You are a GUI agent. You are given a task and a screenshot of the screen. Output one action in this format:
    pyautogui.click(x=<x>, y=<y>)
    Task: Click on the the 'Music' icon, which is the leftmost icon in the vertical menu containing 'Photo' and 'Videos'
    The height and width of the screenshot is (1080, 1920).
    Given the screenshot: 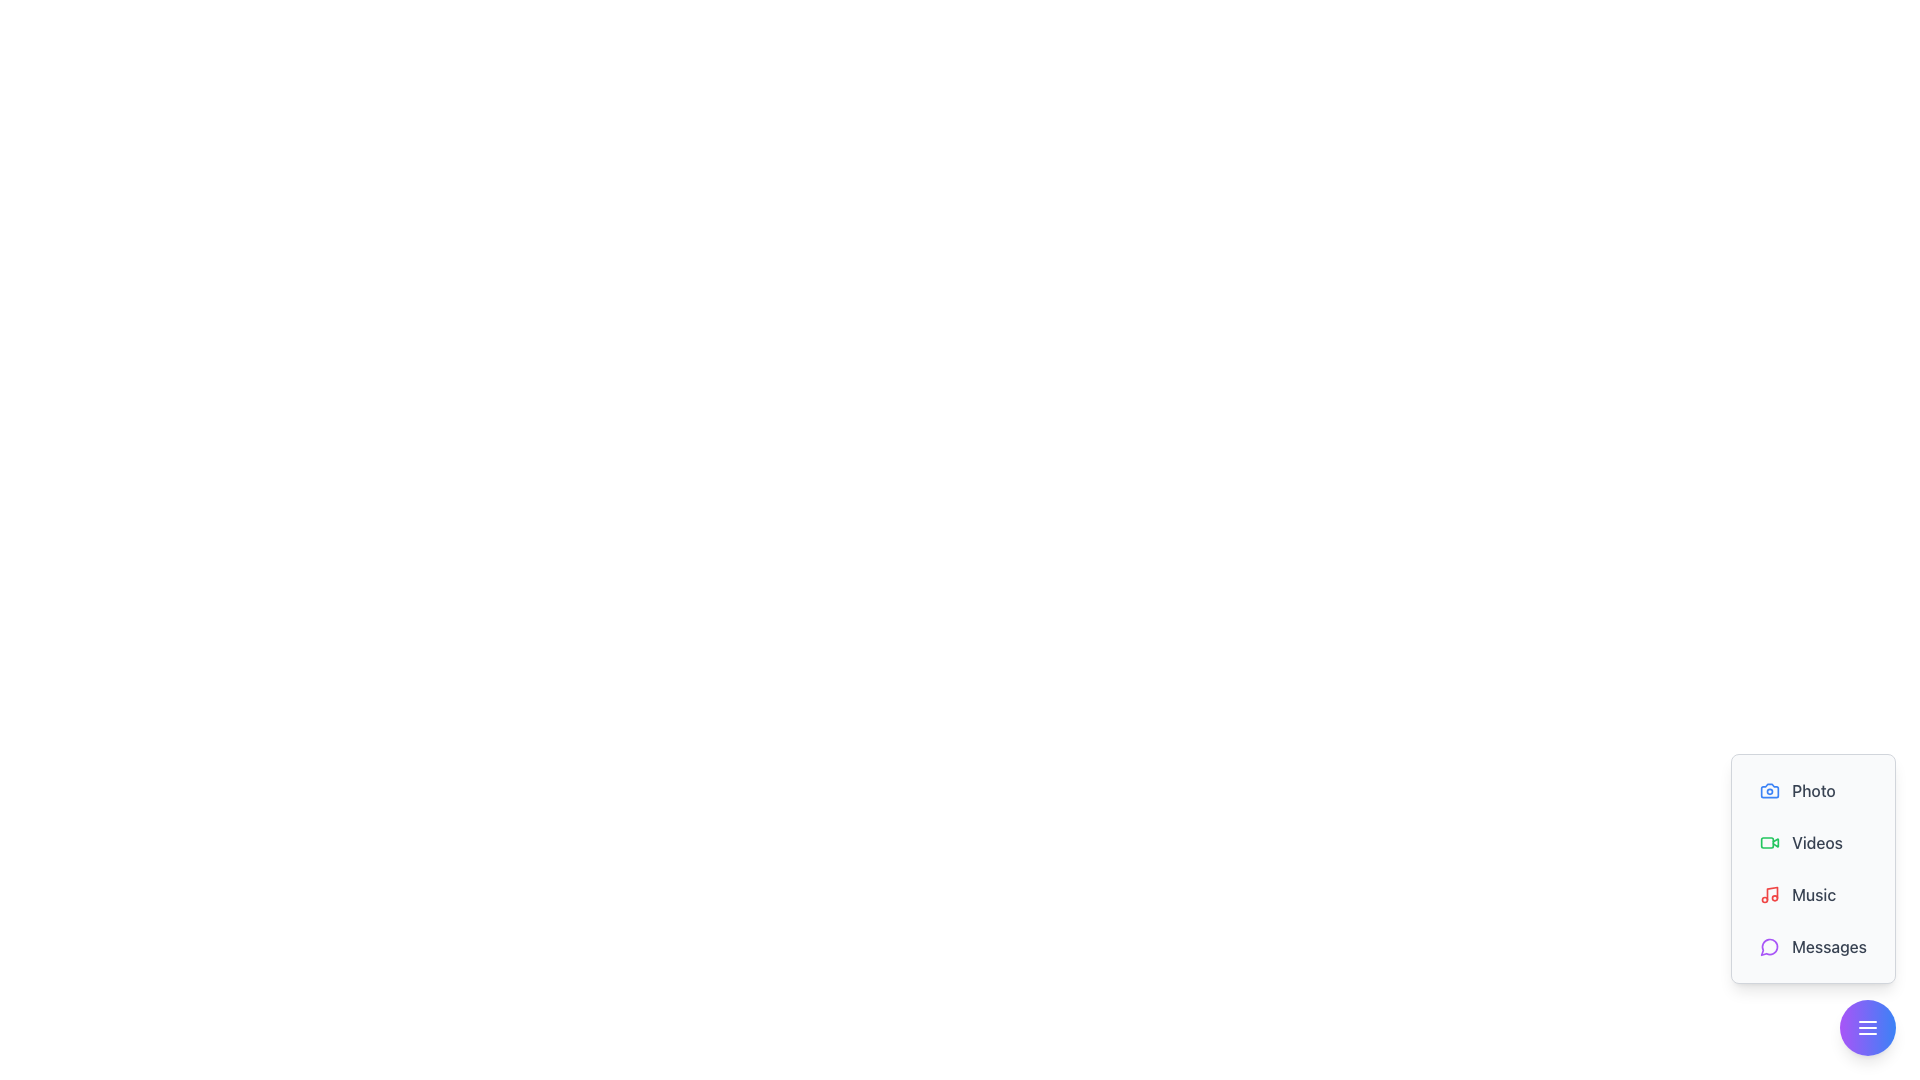 What is the action you would take?
    pyautogui.click(x=1770, y=893)
    